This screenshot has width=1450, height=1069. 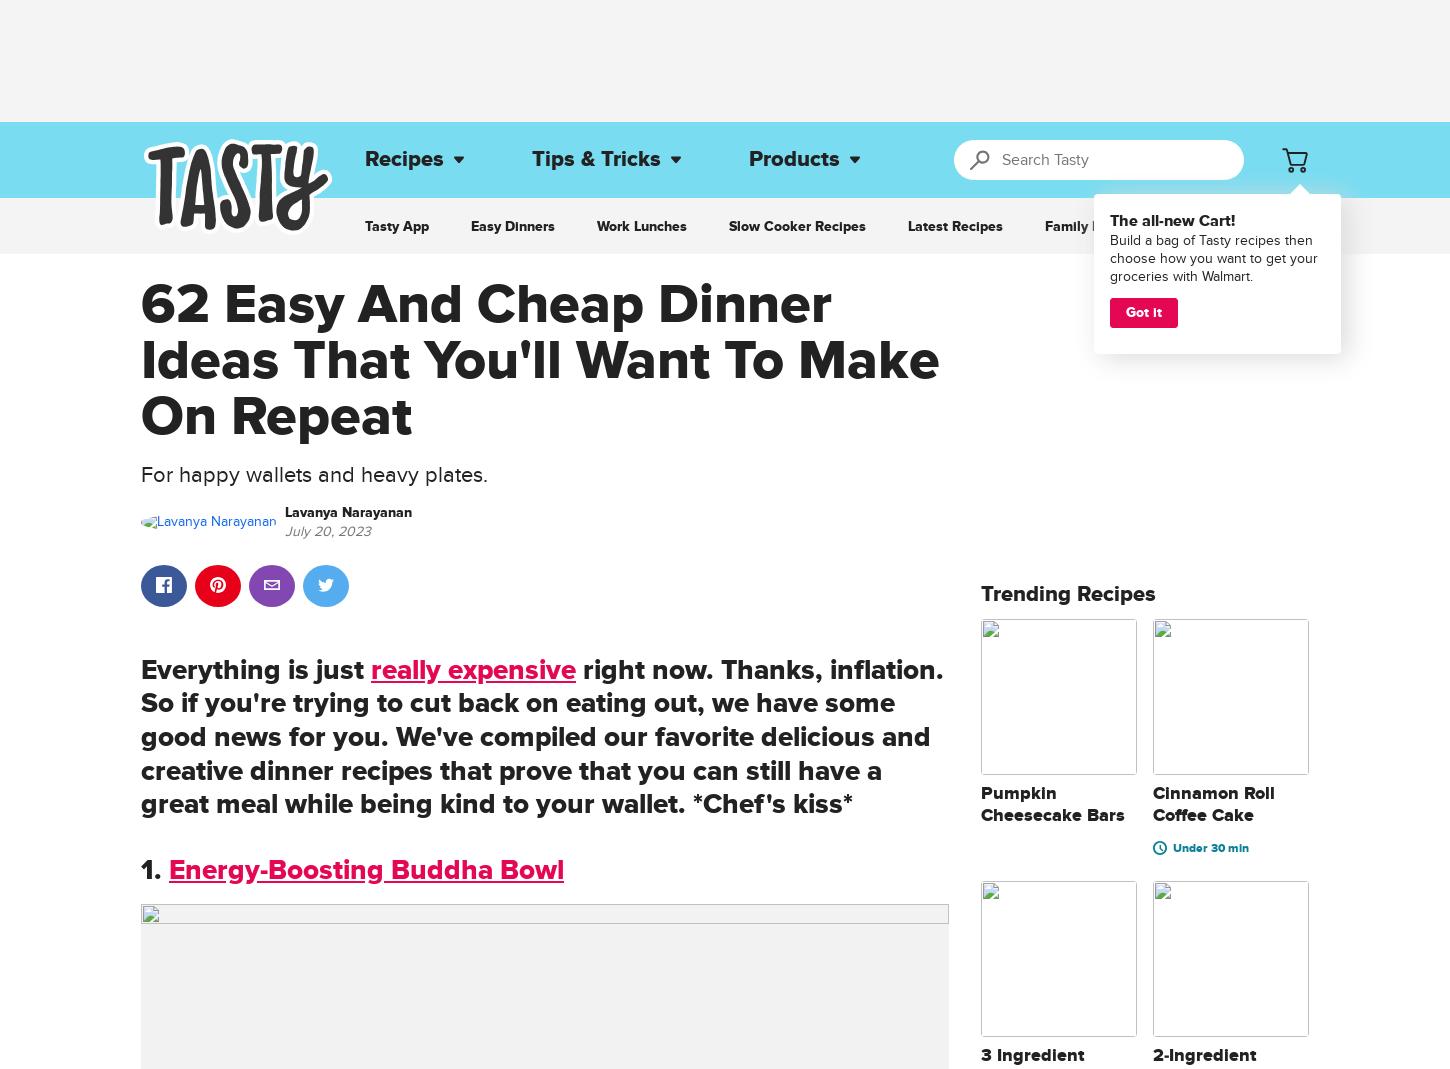 What do you see at coordinates (641, 225) in the screenshot?
I see `'Work Lunches'` at bounding box center [641, 225].